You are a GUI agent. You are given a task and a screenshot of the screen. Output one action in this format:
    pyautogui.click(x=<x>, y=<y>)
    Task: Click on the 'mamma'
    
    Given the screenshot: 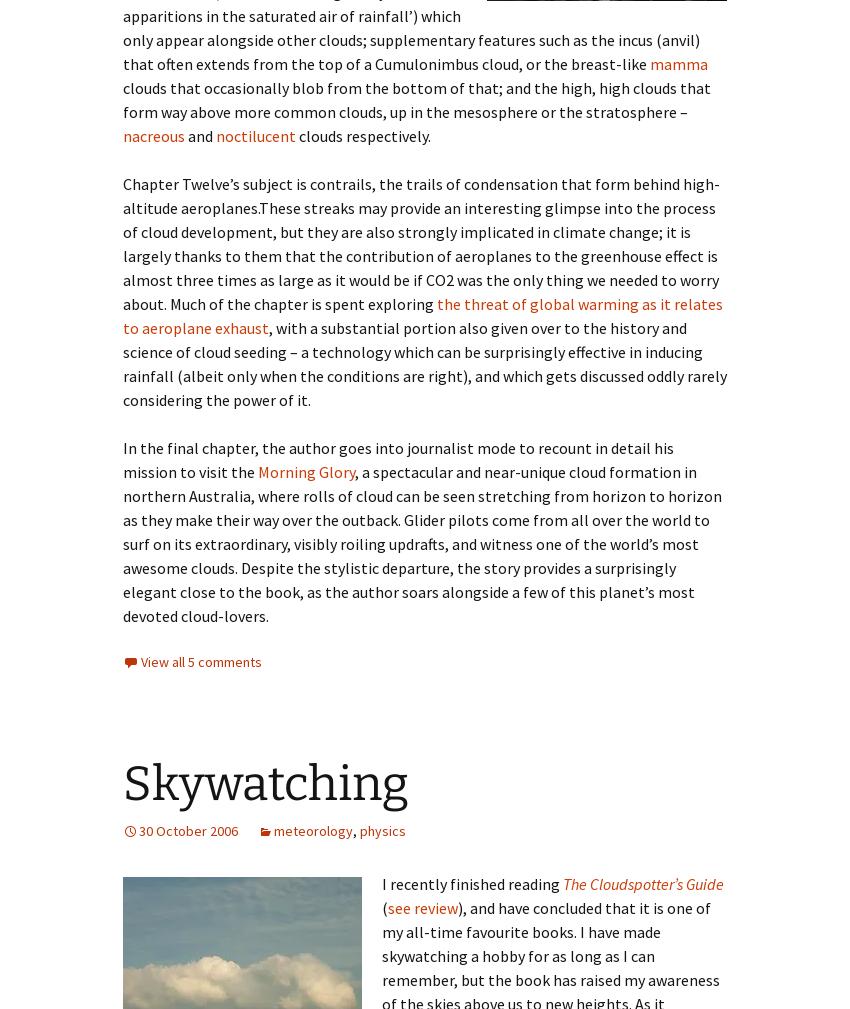 What is the action you would take?
    pyautogui.click(x=649, y=62)
    